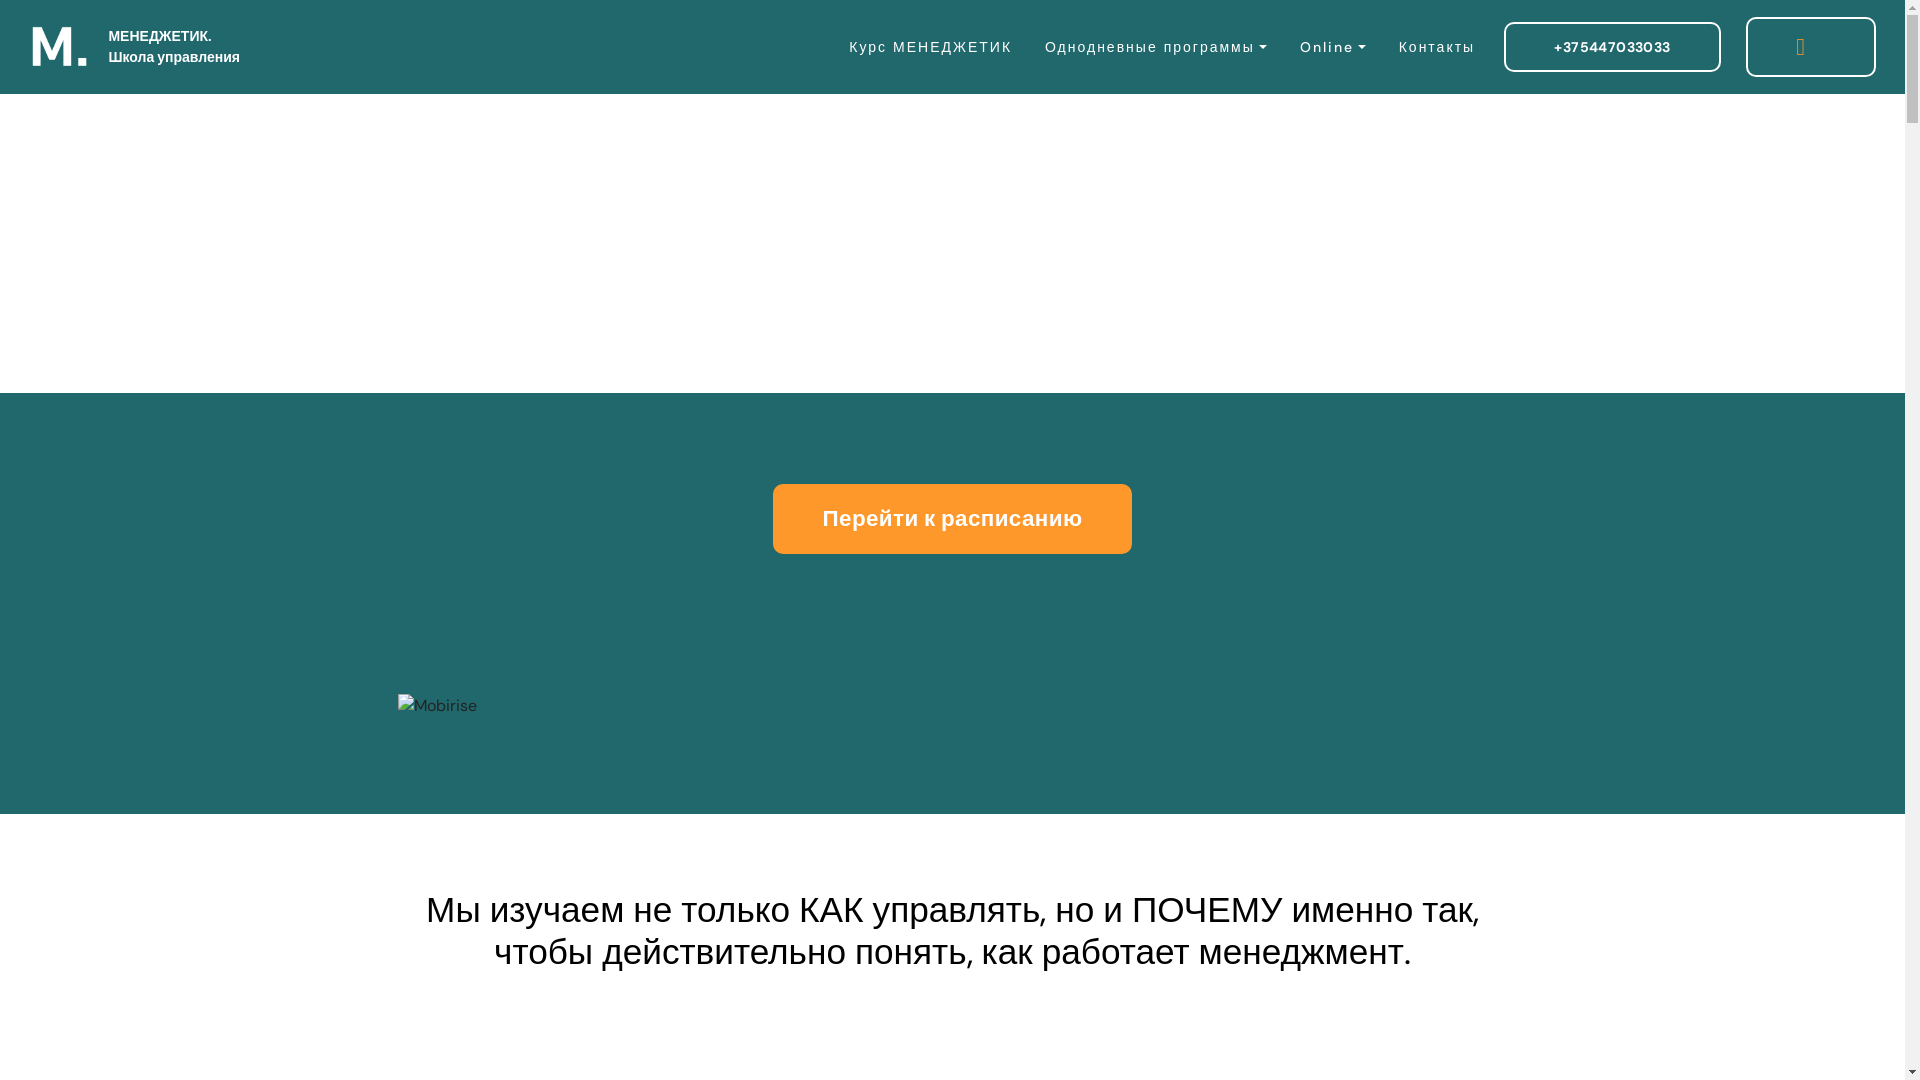 The image size is (1920, 1080). What do you see at coordinates (1332, 46) in the screenshot?
I see `'Online'` at bounding box center [1332, 46].